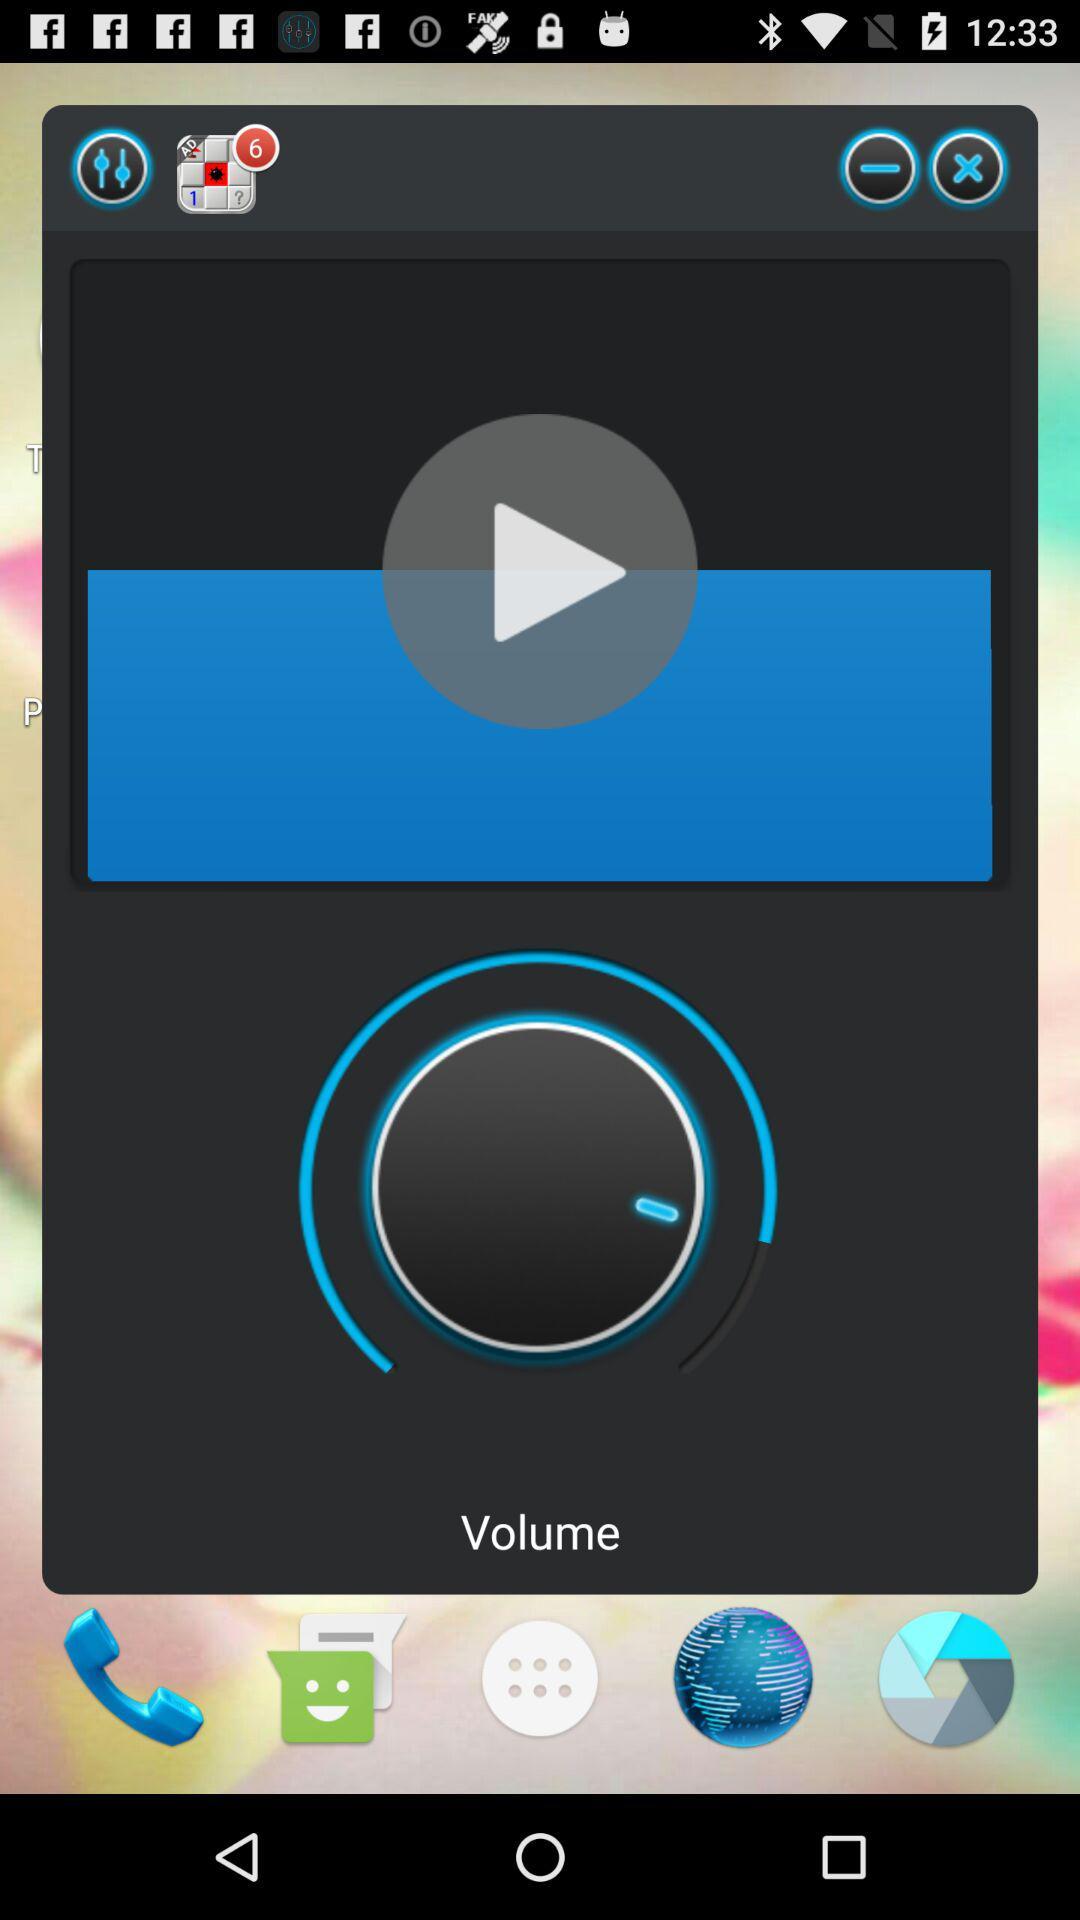  Describe the element at coordinates (966, 179) in the screenshot. I see `the close icon` at that location.